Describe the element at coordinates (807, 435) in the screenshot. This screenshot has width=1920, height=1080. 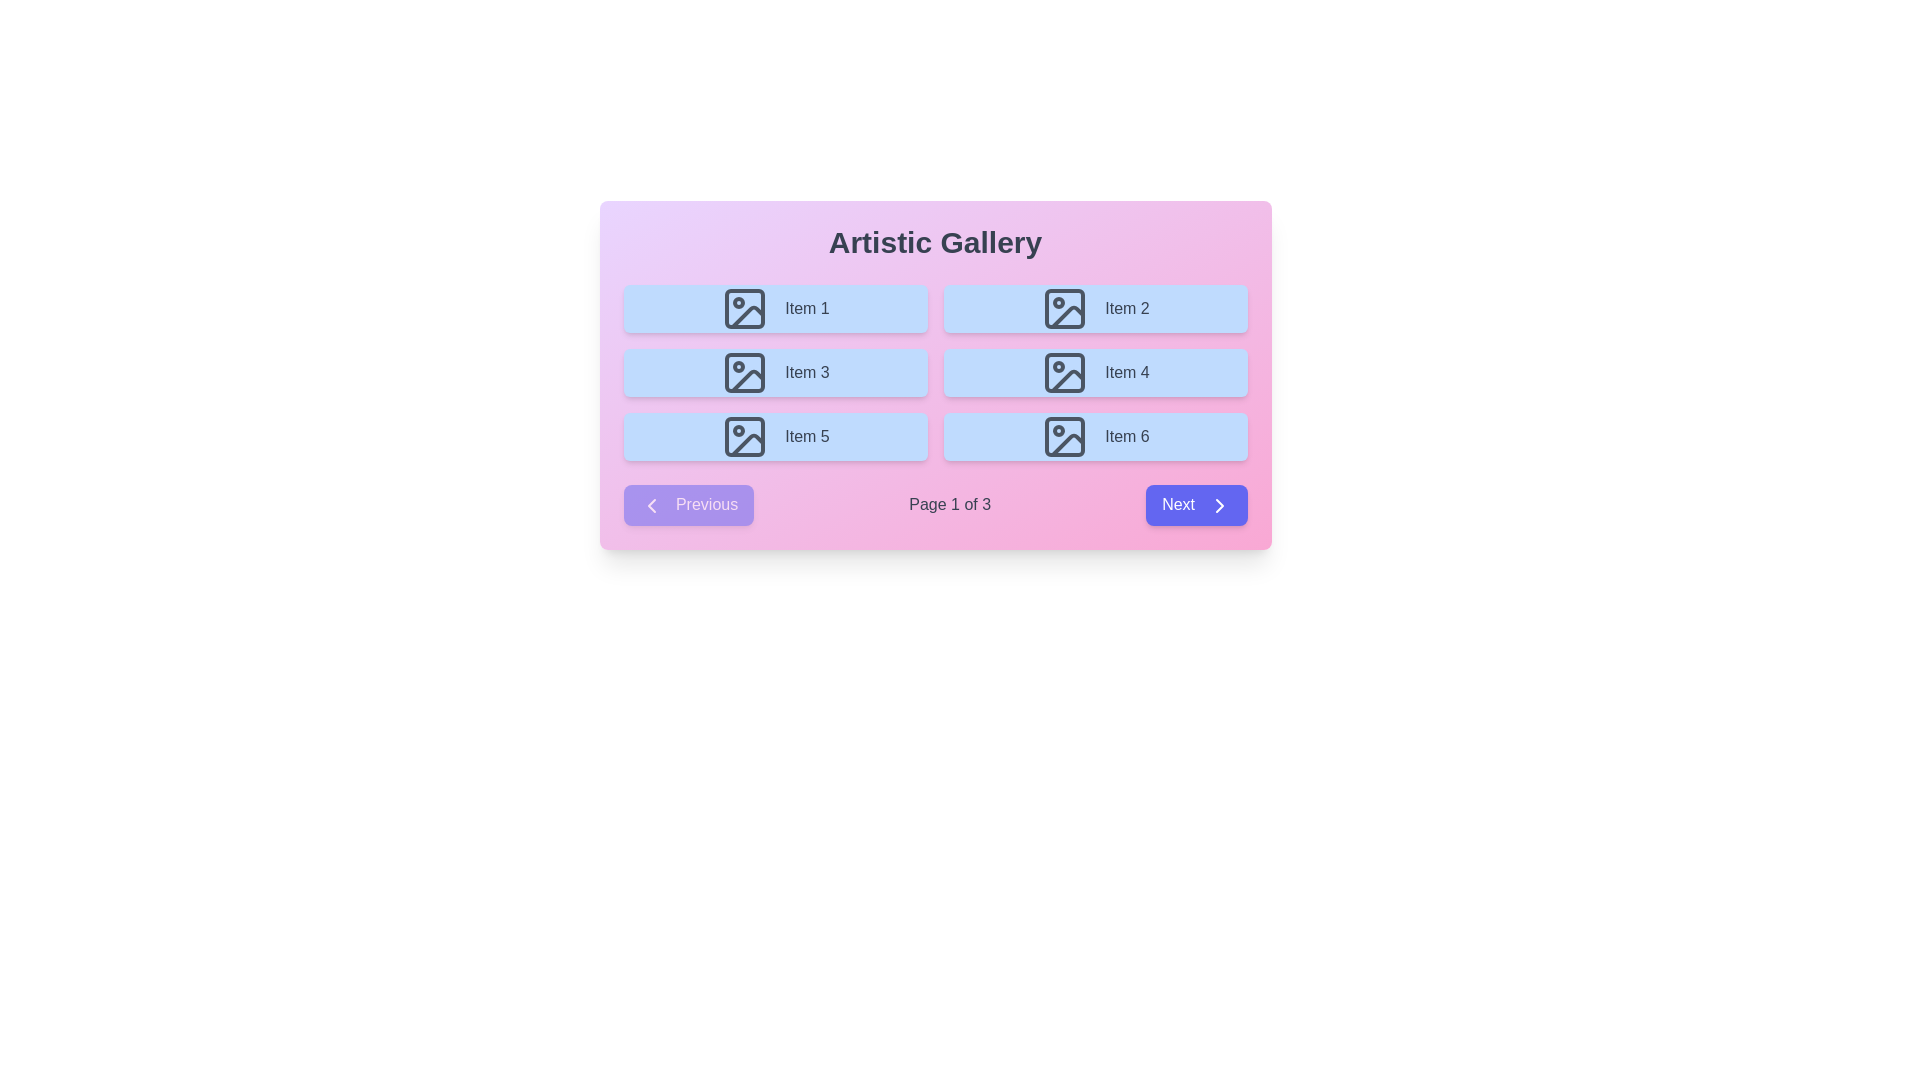
I see `text label that identifies the fifth content item in the grid, which is located in the leftmost position of the third row and is contained within a blue box` at that location.